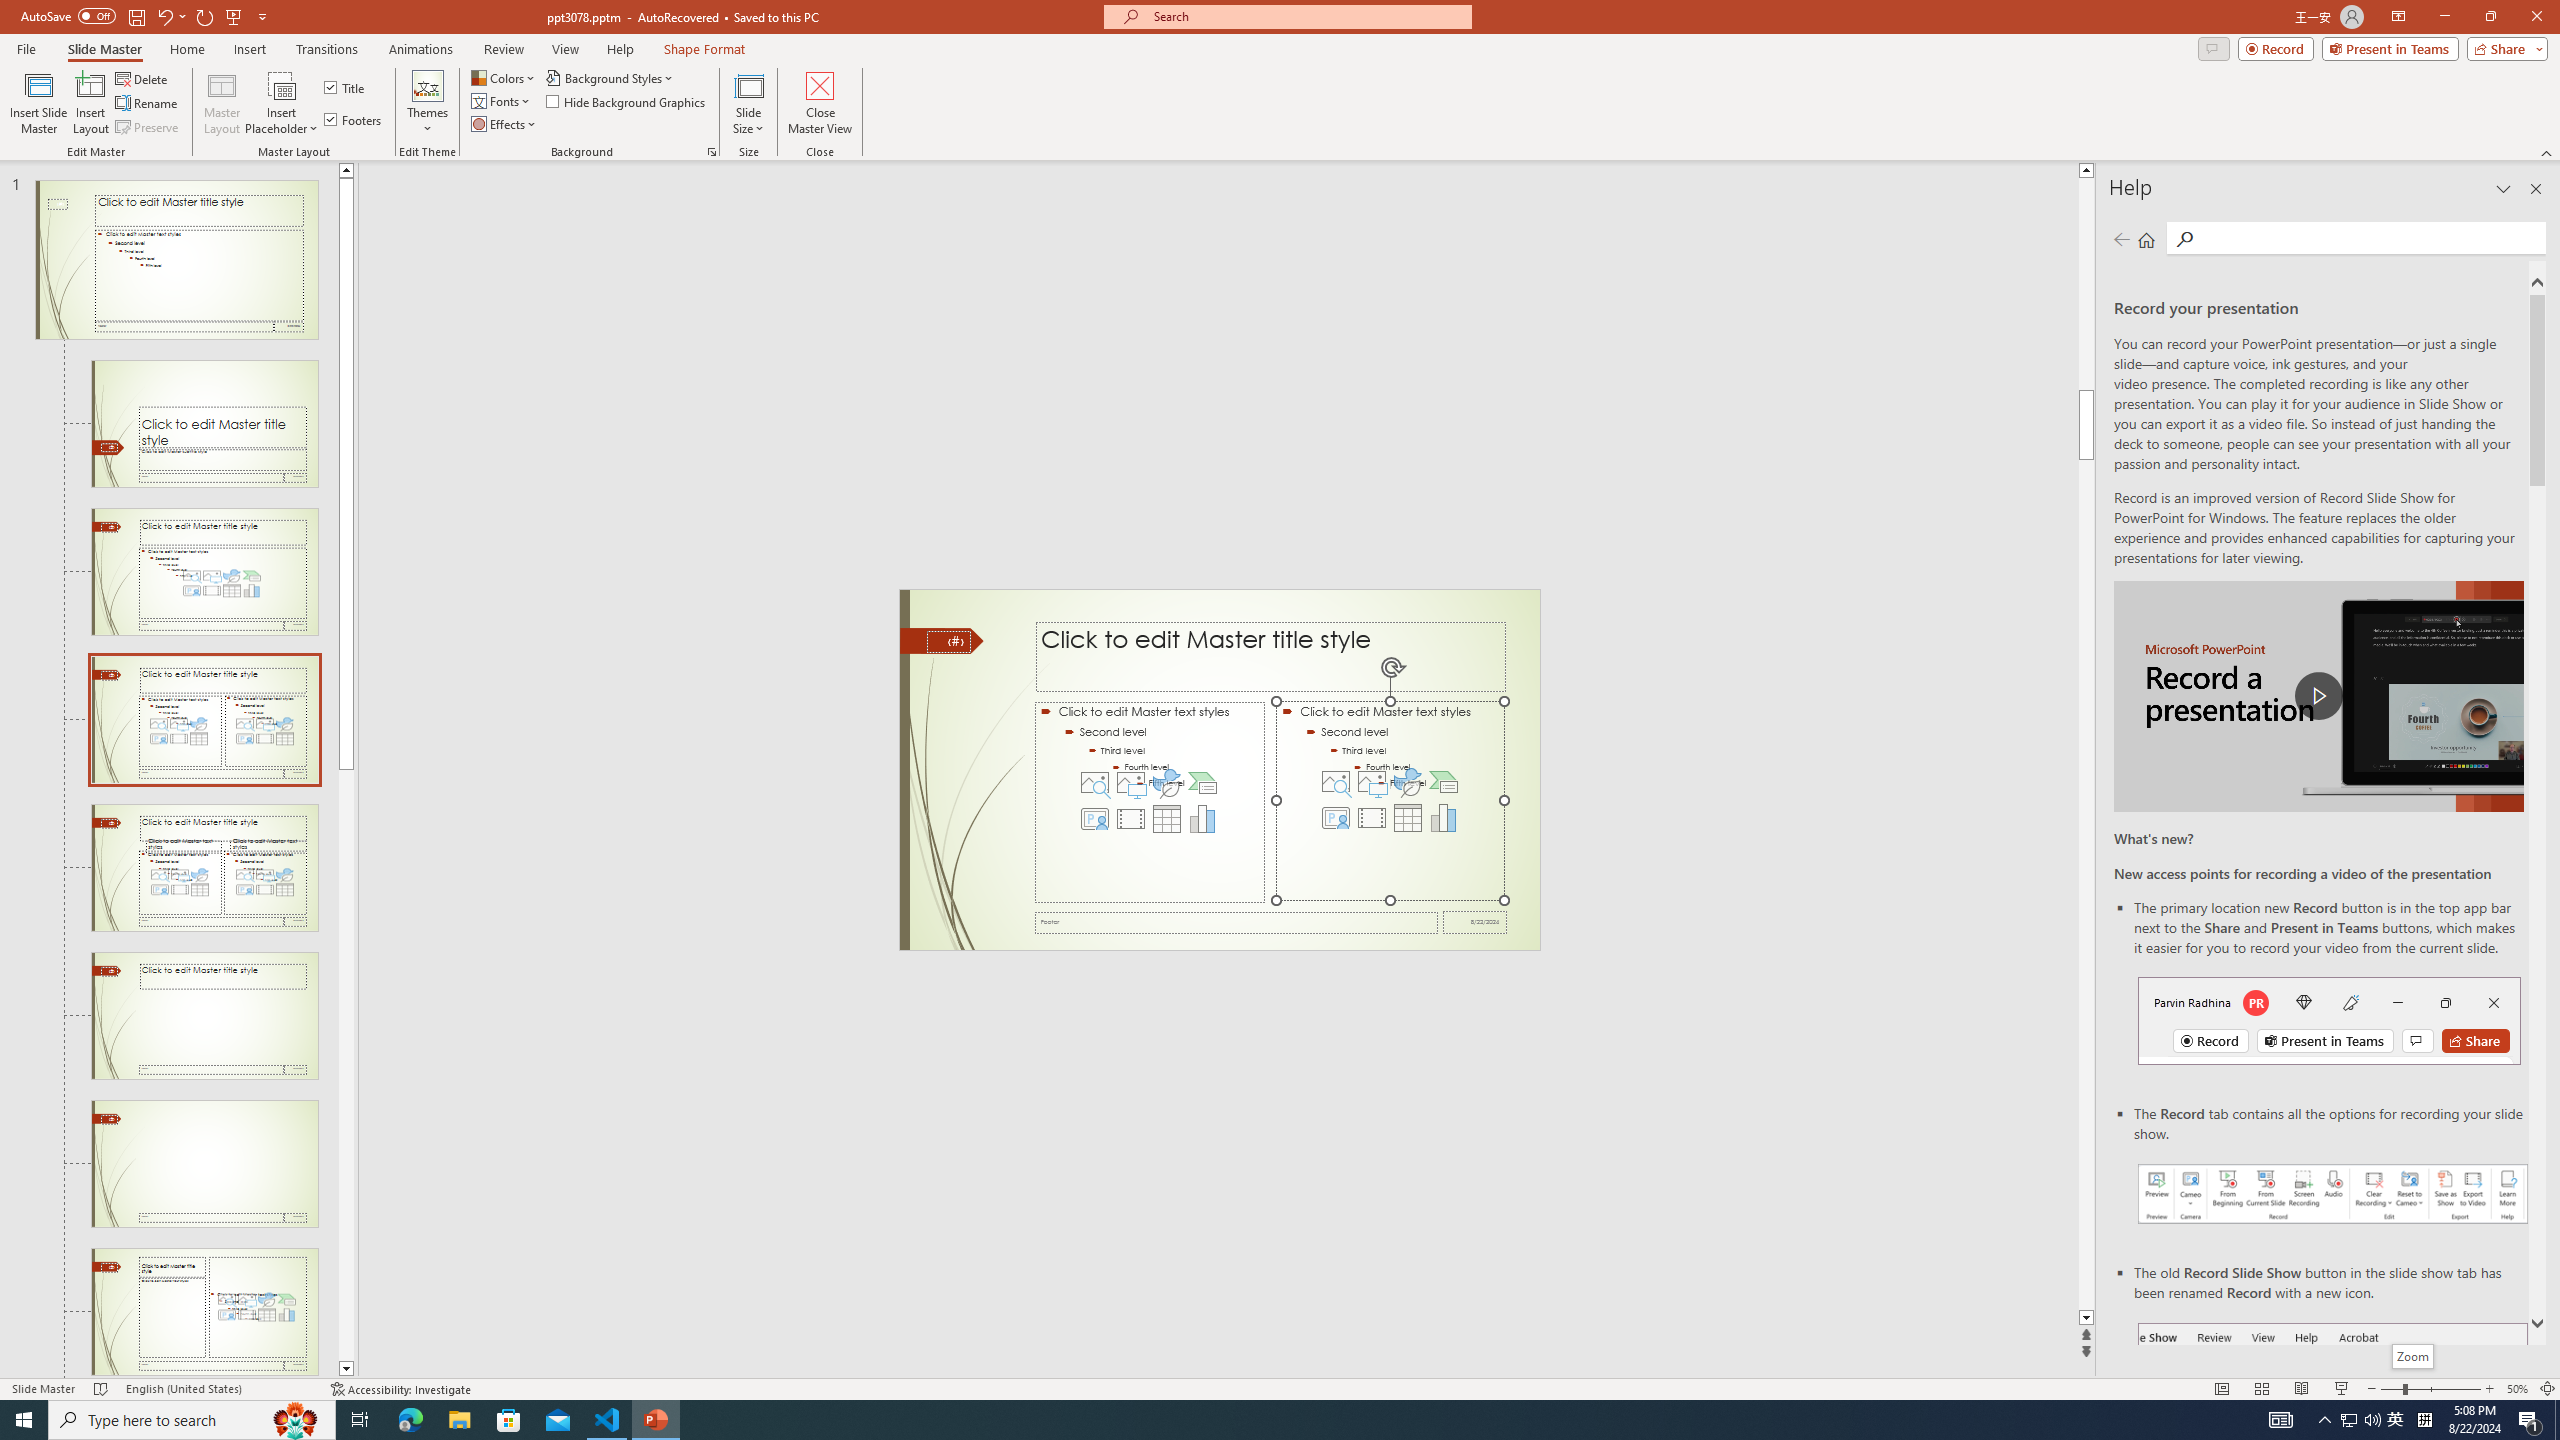  I want to click on 'Insert an Icon', so click(1407, 781).